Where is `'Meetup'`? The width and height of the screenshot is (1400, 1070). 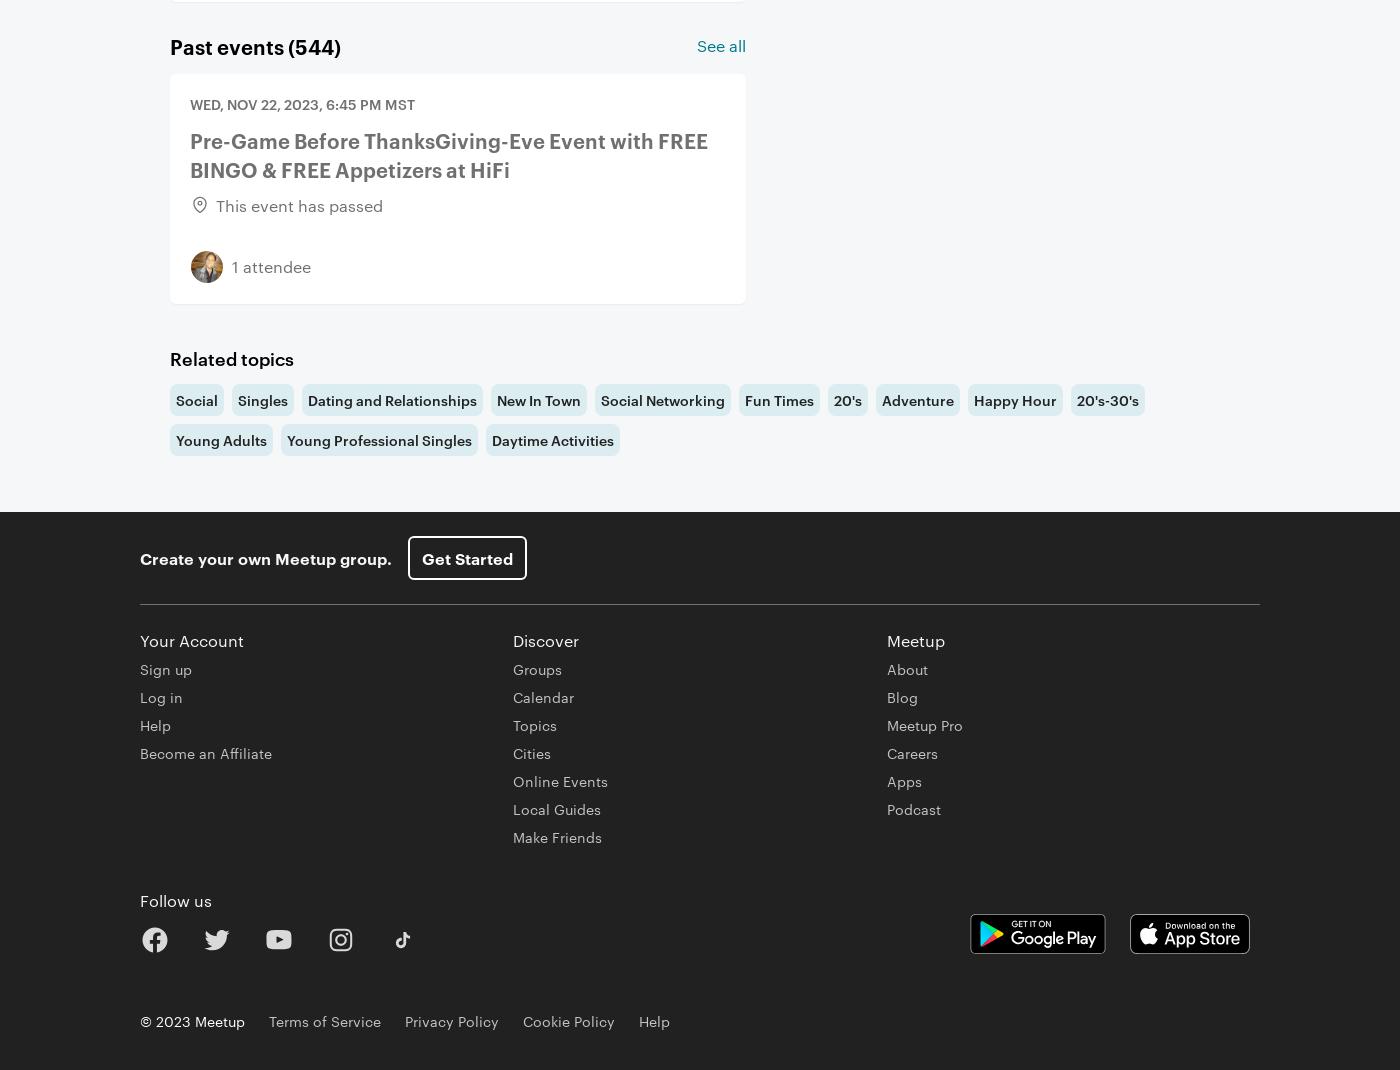
'Meetup' is located at coordinates (915, 640).